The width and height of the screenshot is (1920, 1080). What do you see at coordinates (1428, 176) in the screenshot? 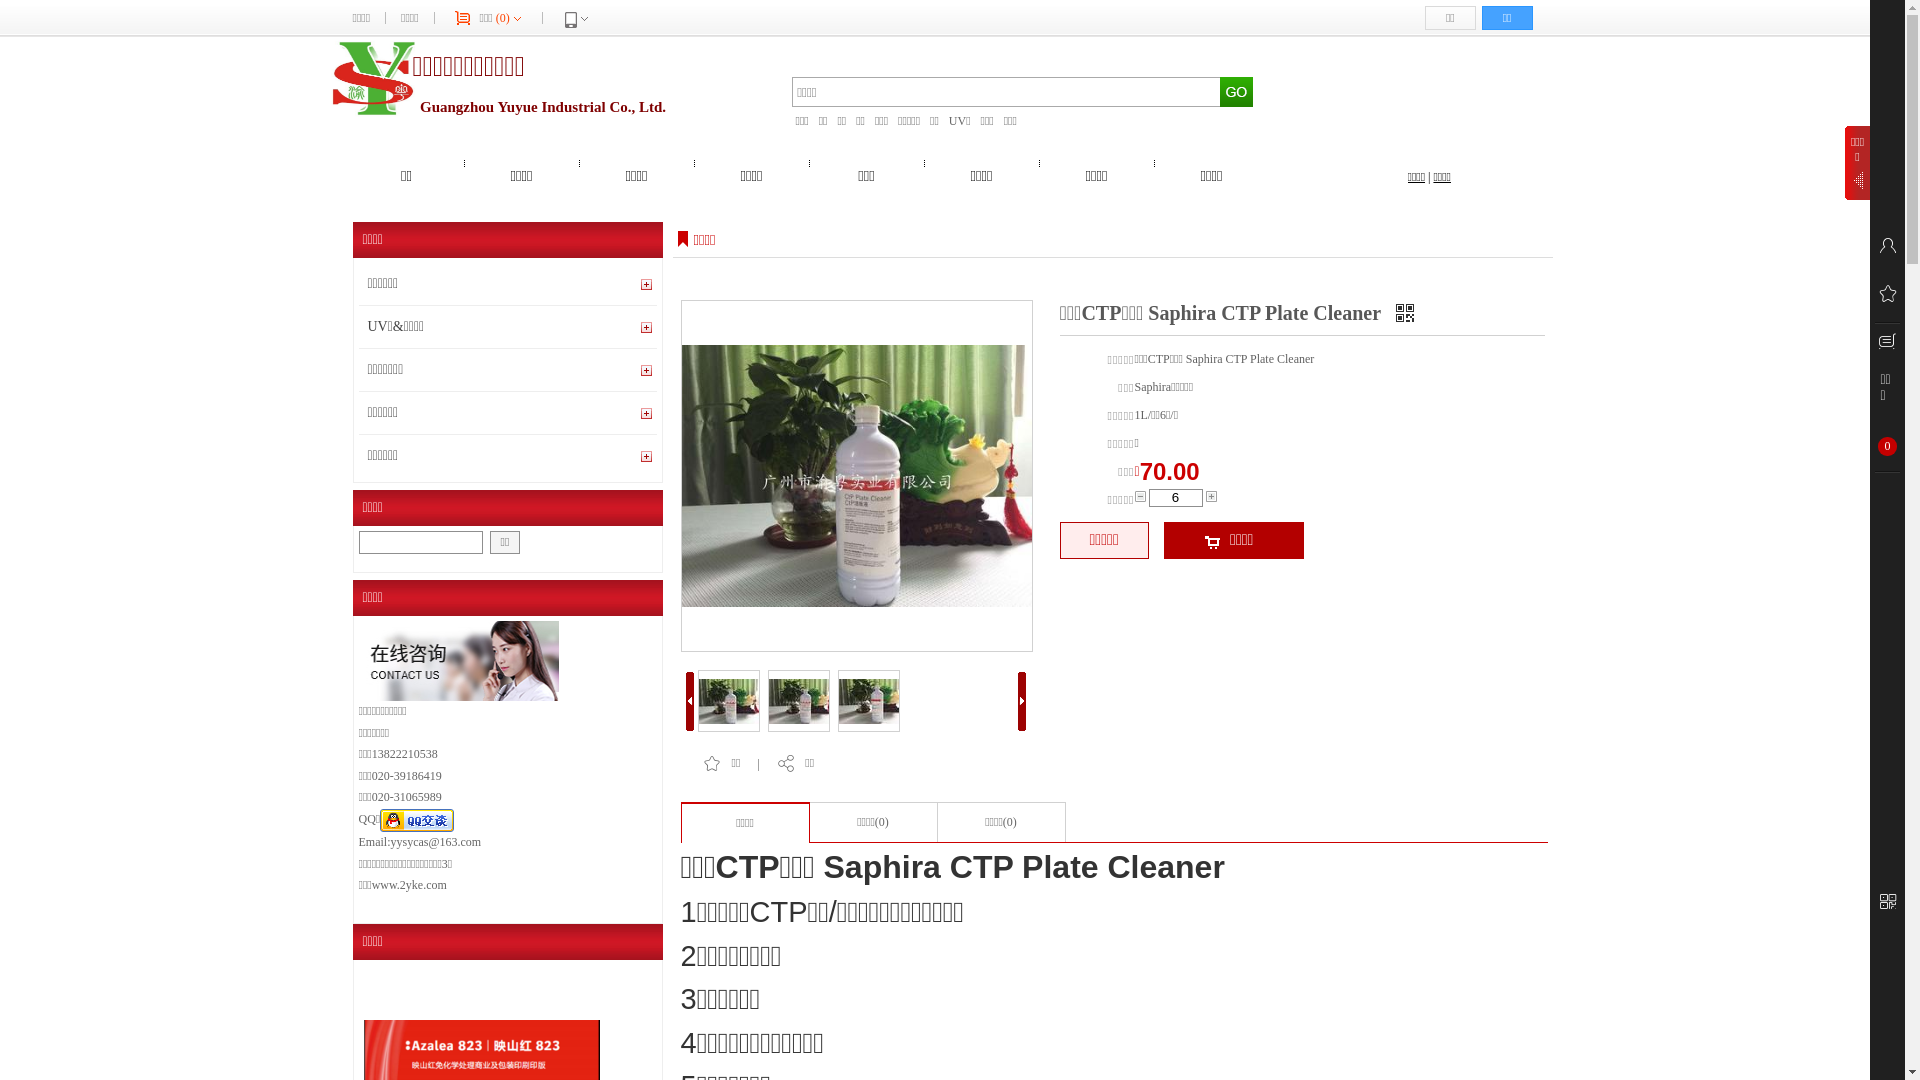
I see `'|'` at bounding box center [1428, 176].